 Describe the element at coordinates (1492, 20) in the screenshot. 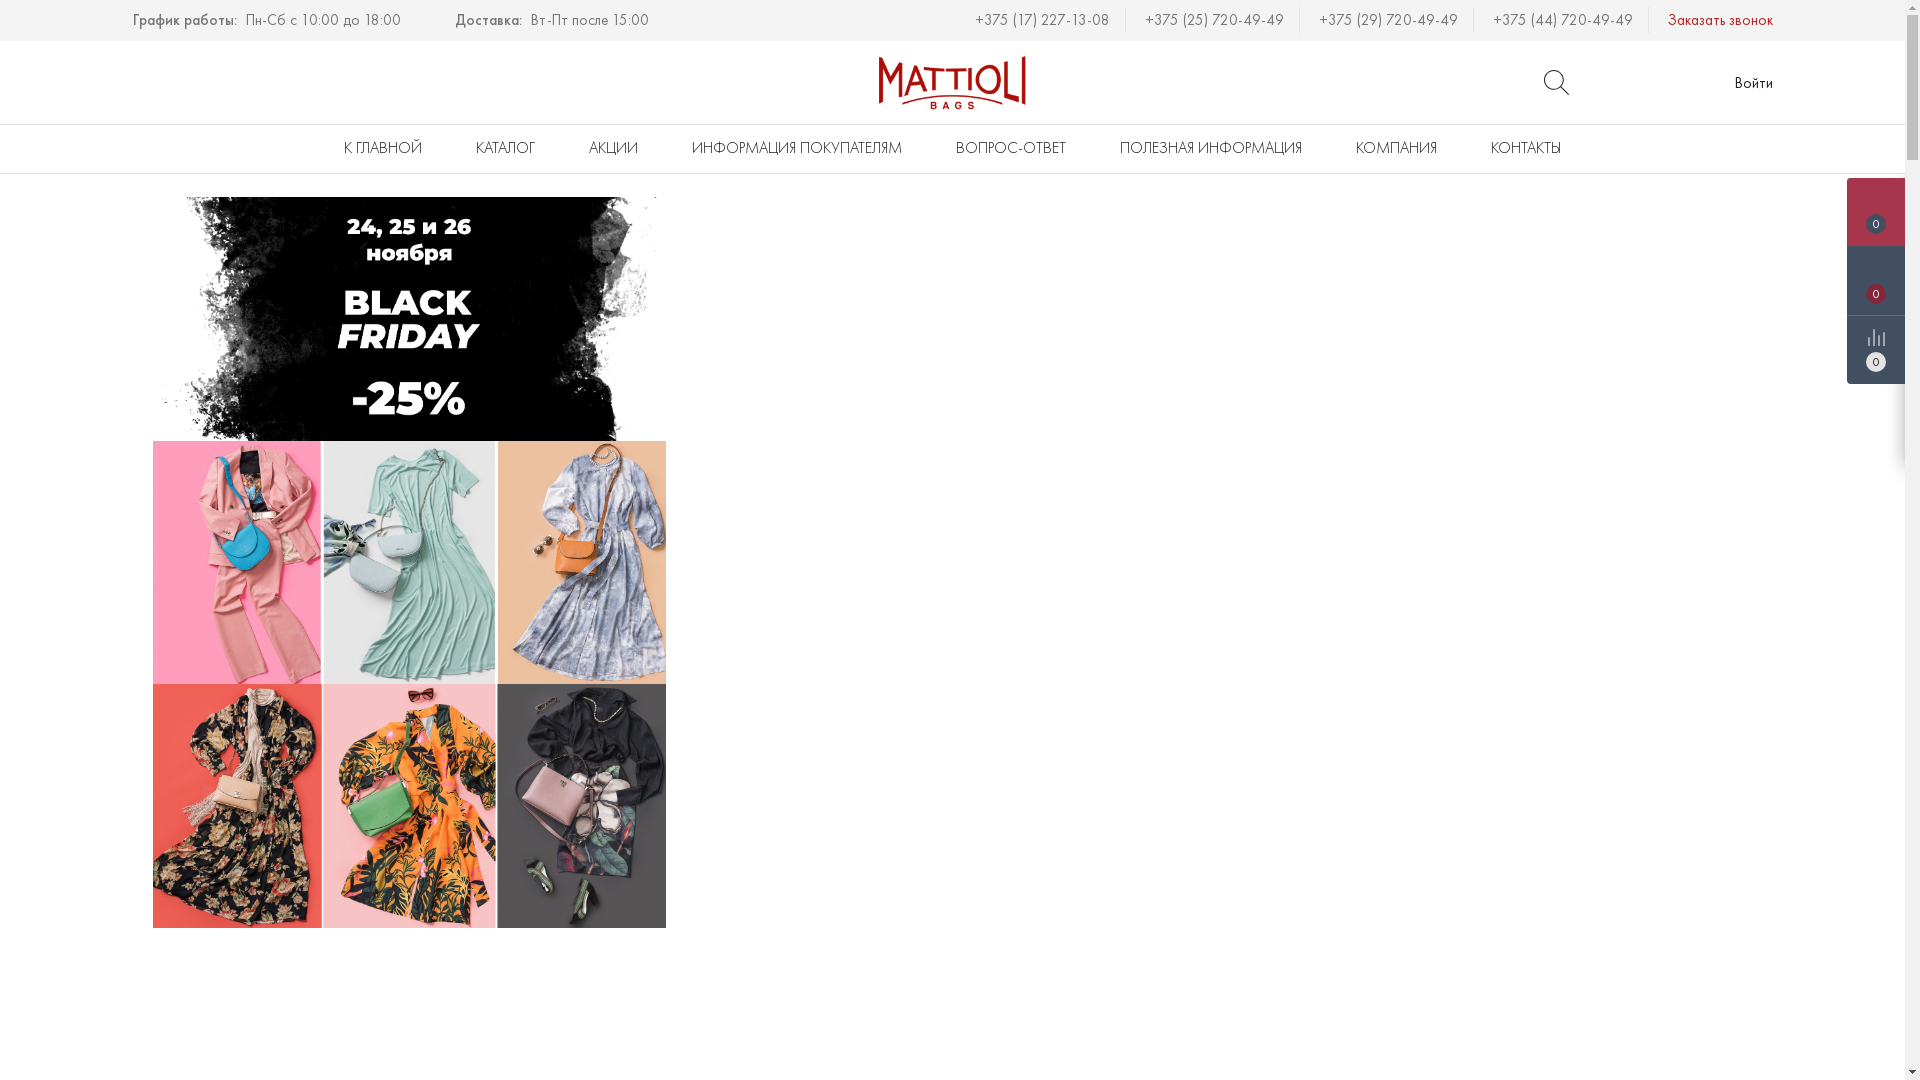

I see `'+375 (44) 720-49-49'` at that location.